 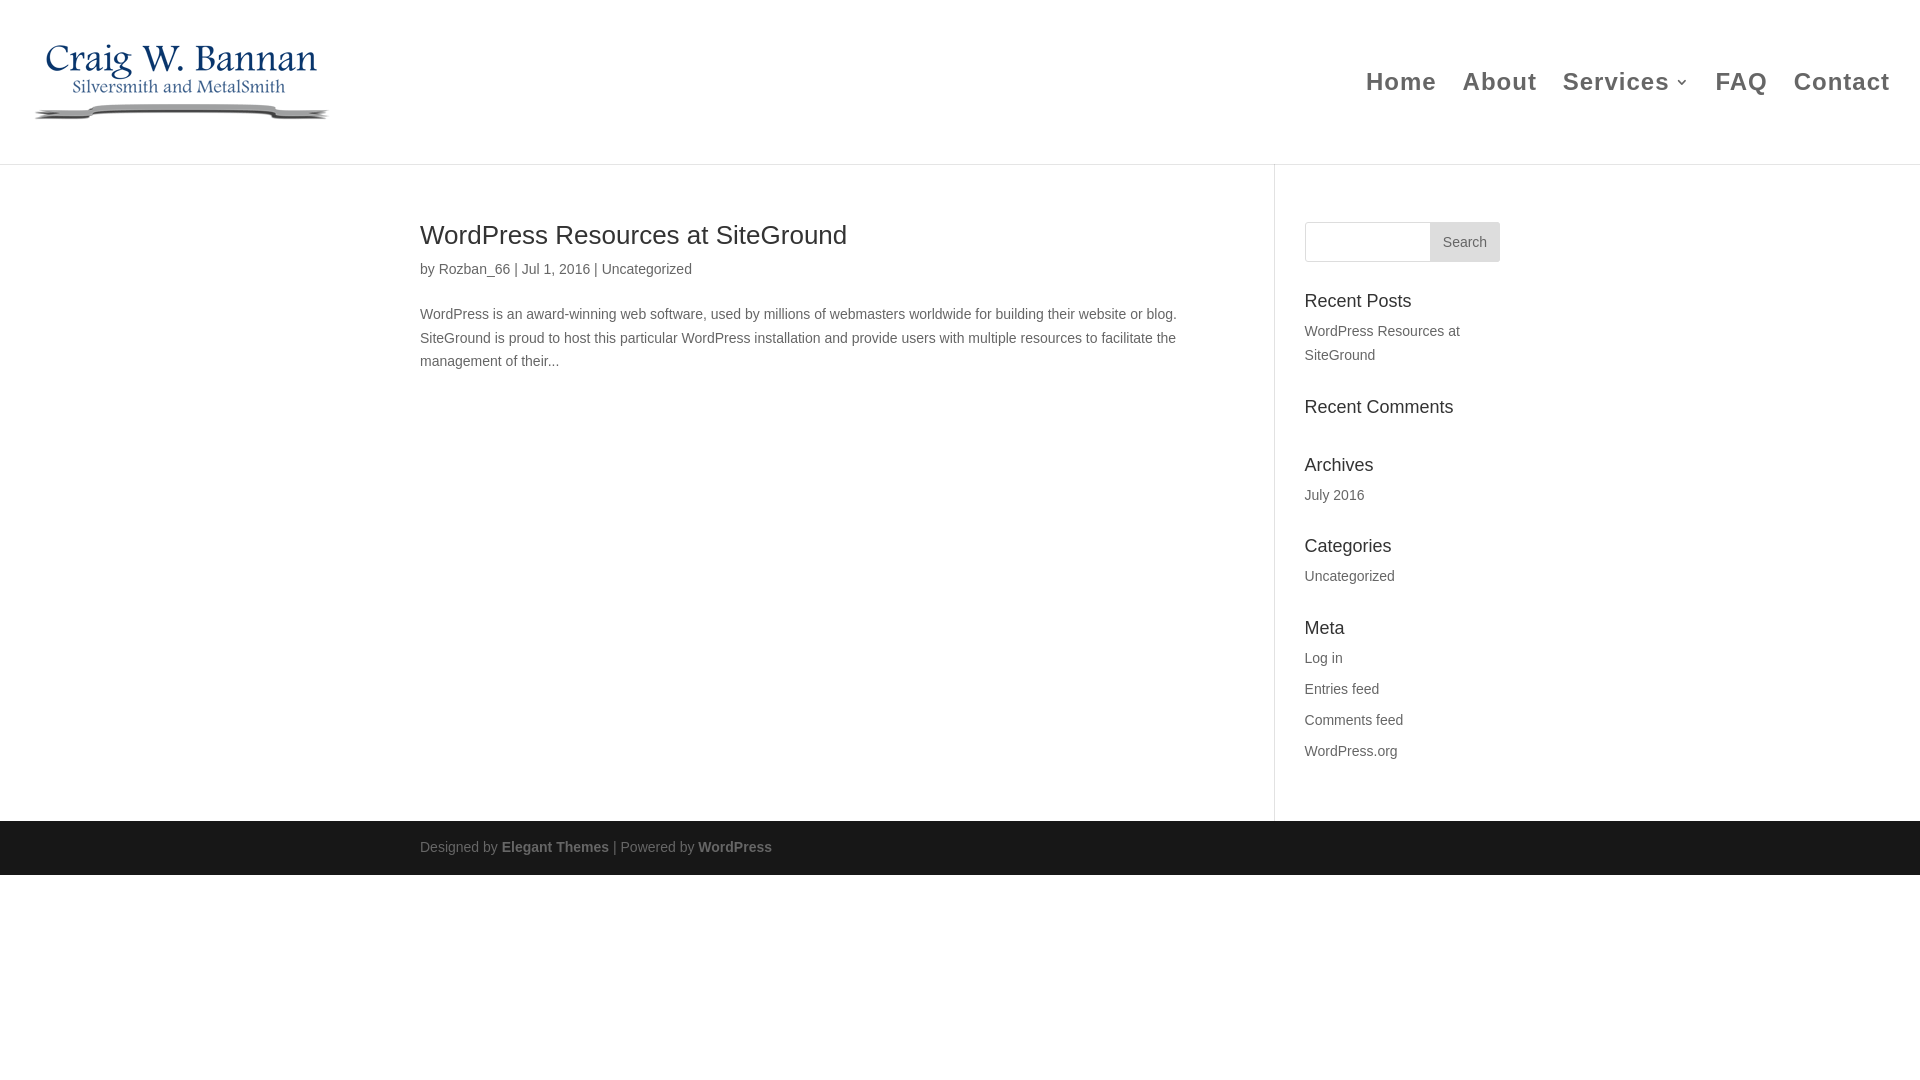 What do you see at coordinates (1305, 575) in the screenshot?
I see `'Uncategorized'` at bounding box center [1305, 575].